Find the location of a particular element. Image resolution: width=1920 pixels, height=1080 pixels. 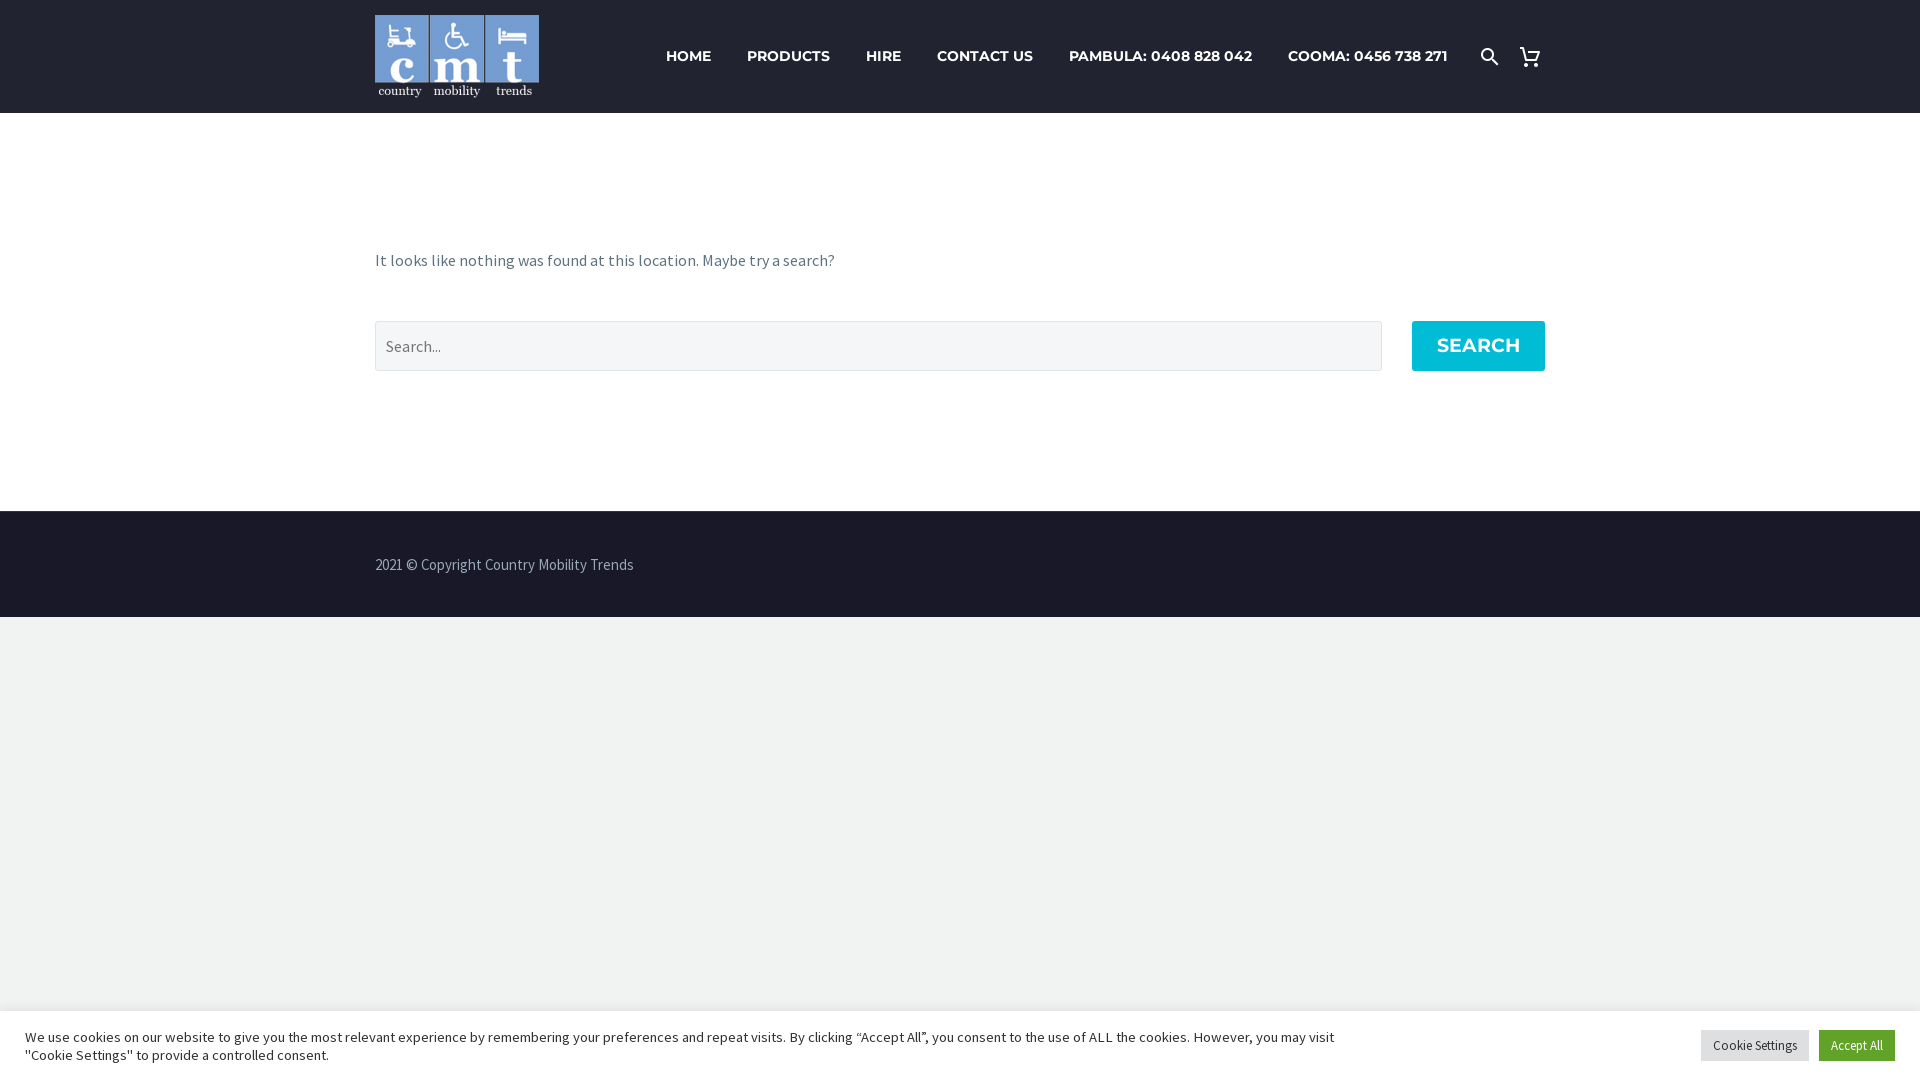

'PRODUCTS' is located at coordinates (787, 55).